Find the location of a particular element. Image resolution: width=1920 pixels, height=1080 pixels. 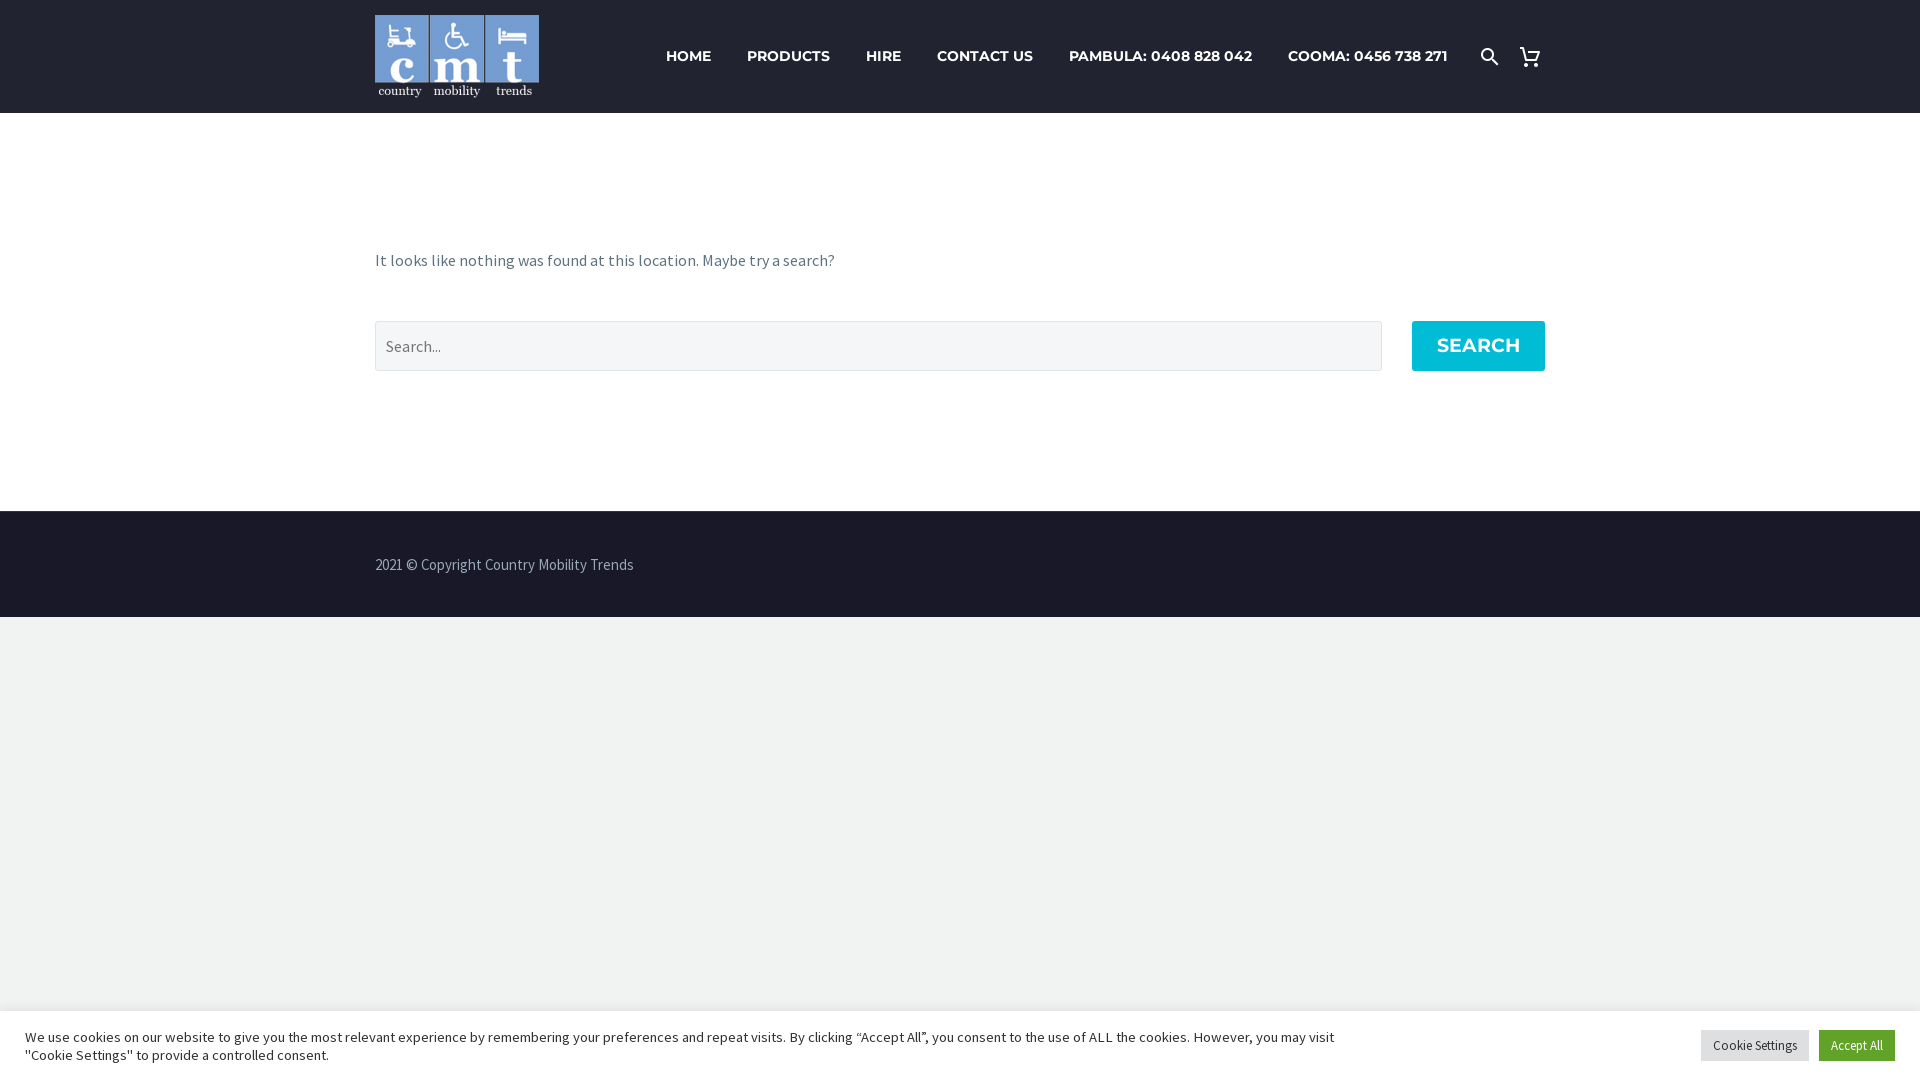

'PRODUCTS' is located at coordinates (787, 55).